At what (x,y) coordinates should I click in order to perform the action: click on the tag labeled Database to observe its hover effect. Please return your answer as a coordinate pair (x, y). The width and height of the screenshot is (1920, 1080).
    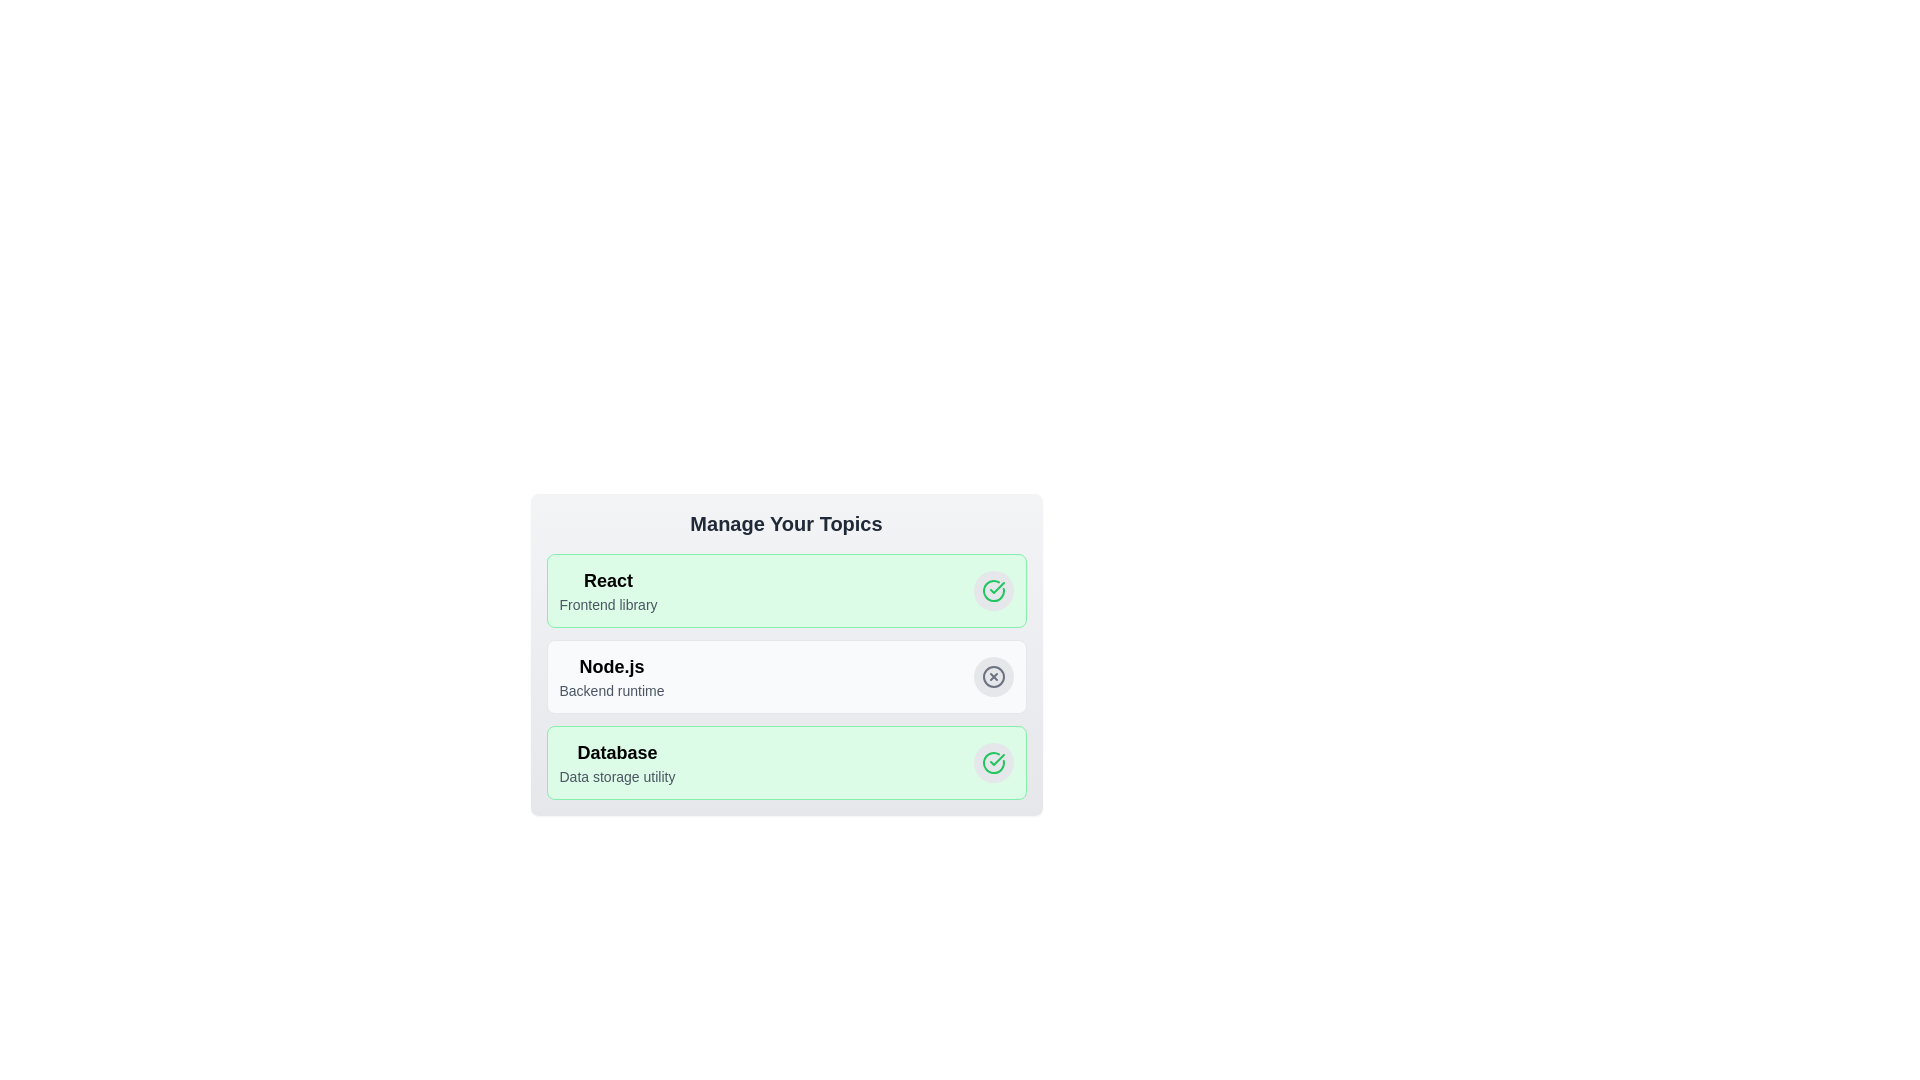
    Looking at the image, I should click on (616, 763).